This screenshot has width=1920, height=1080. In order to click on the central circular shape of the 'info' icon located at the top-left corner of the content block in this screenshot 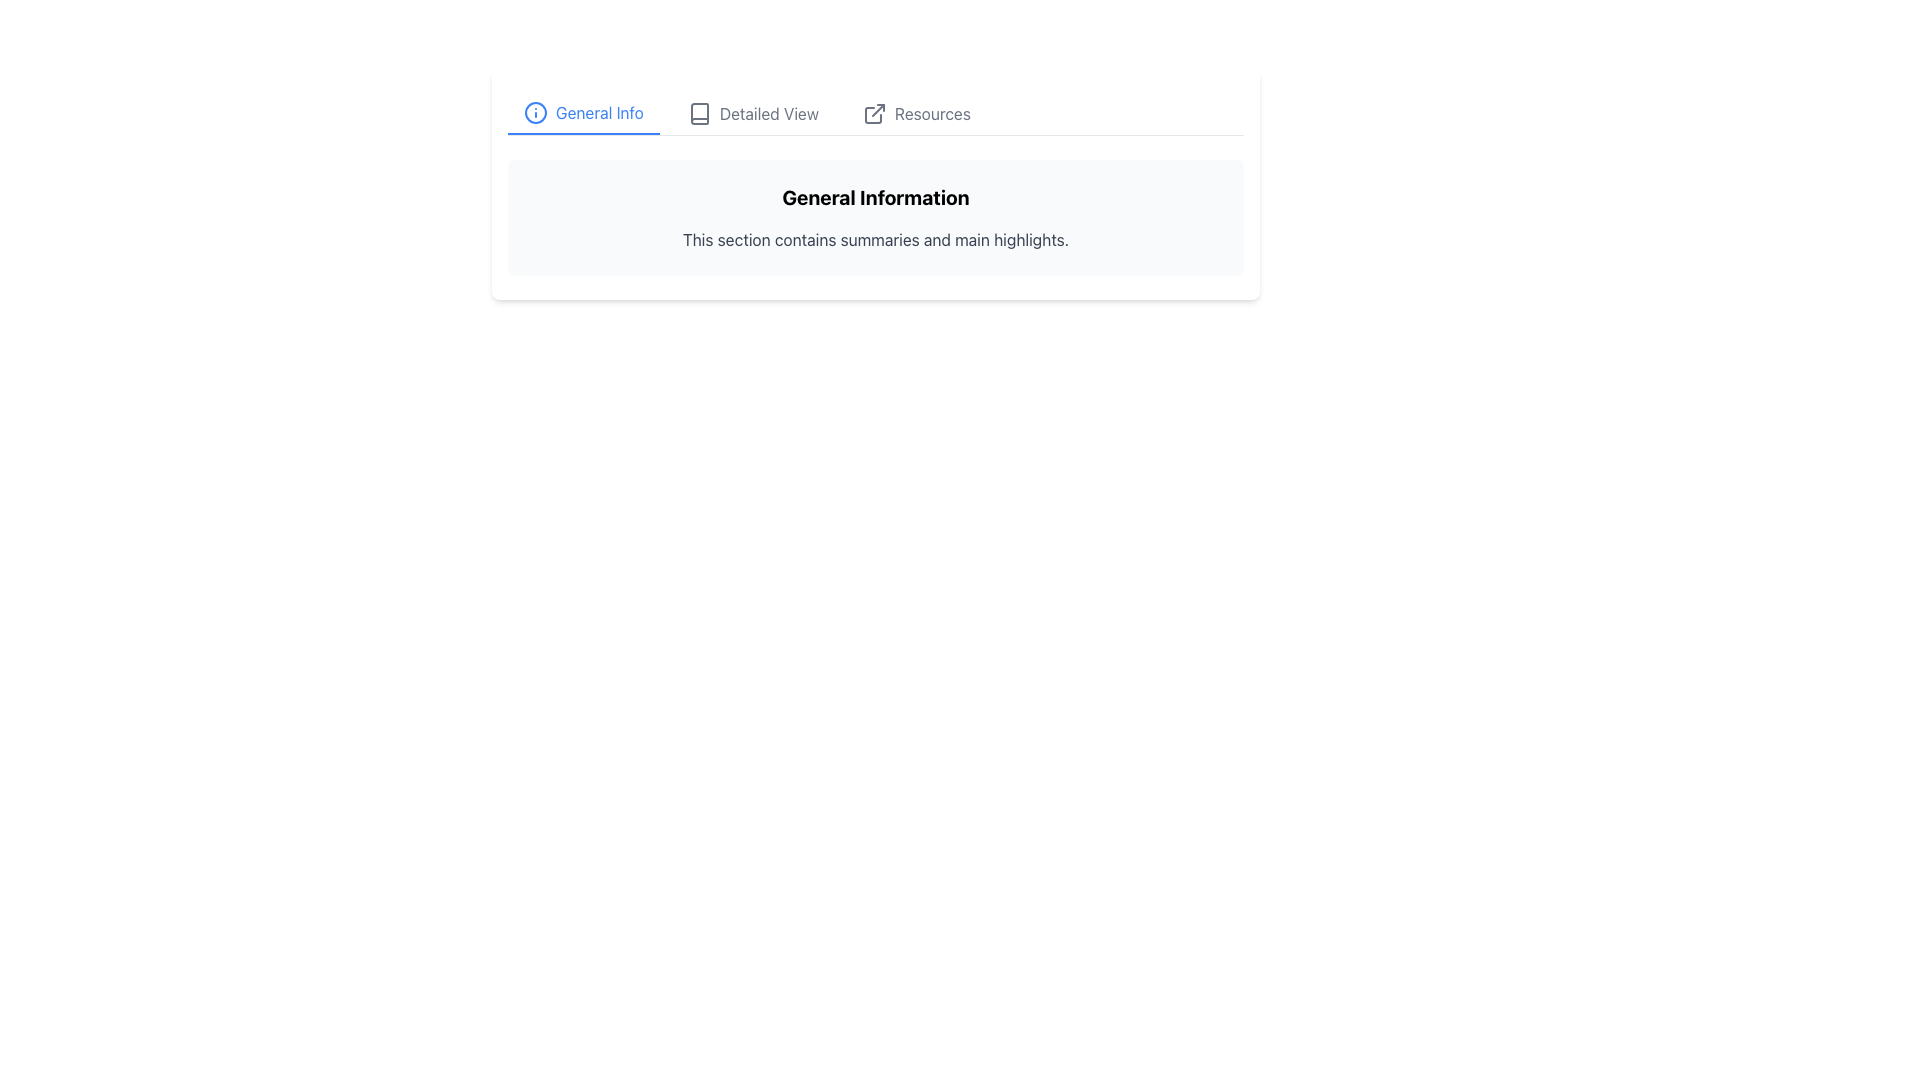, I will do `click(536, 112)`.